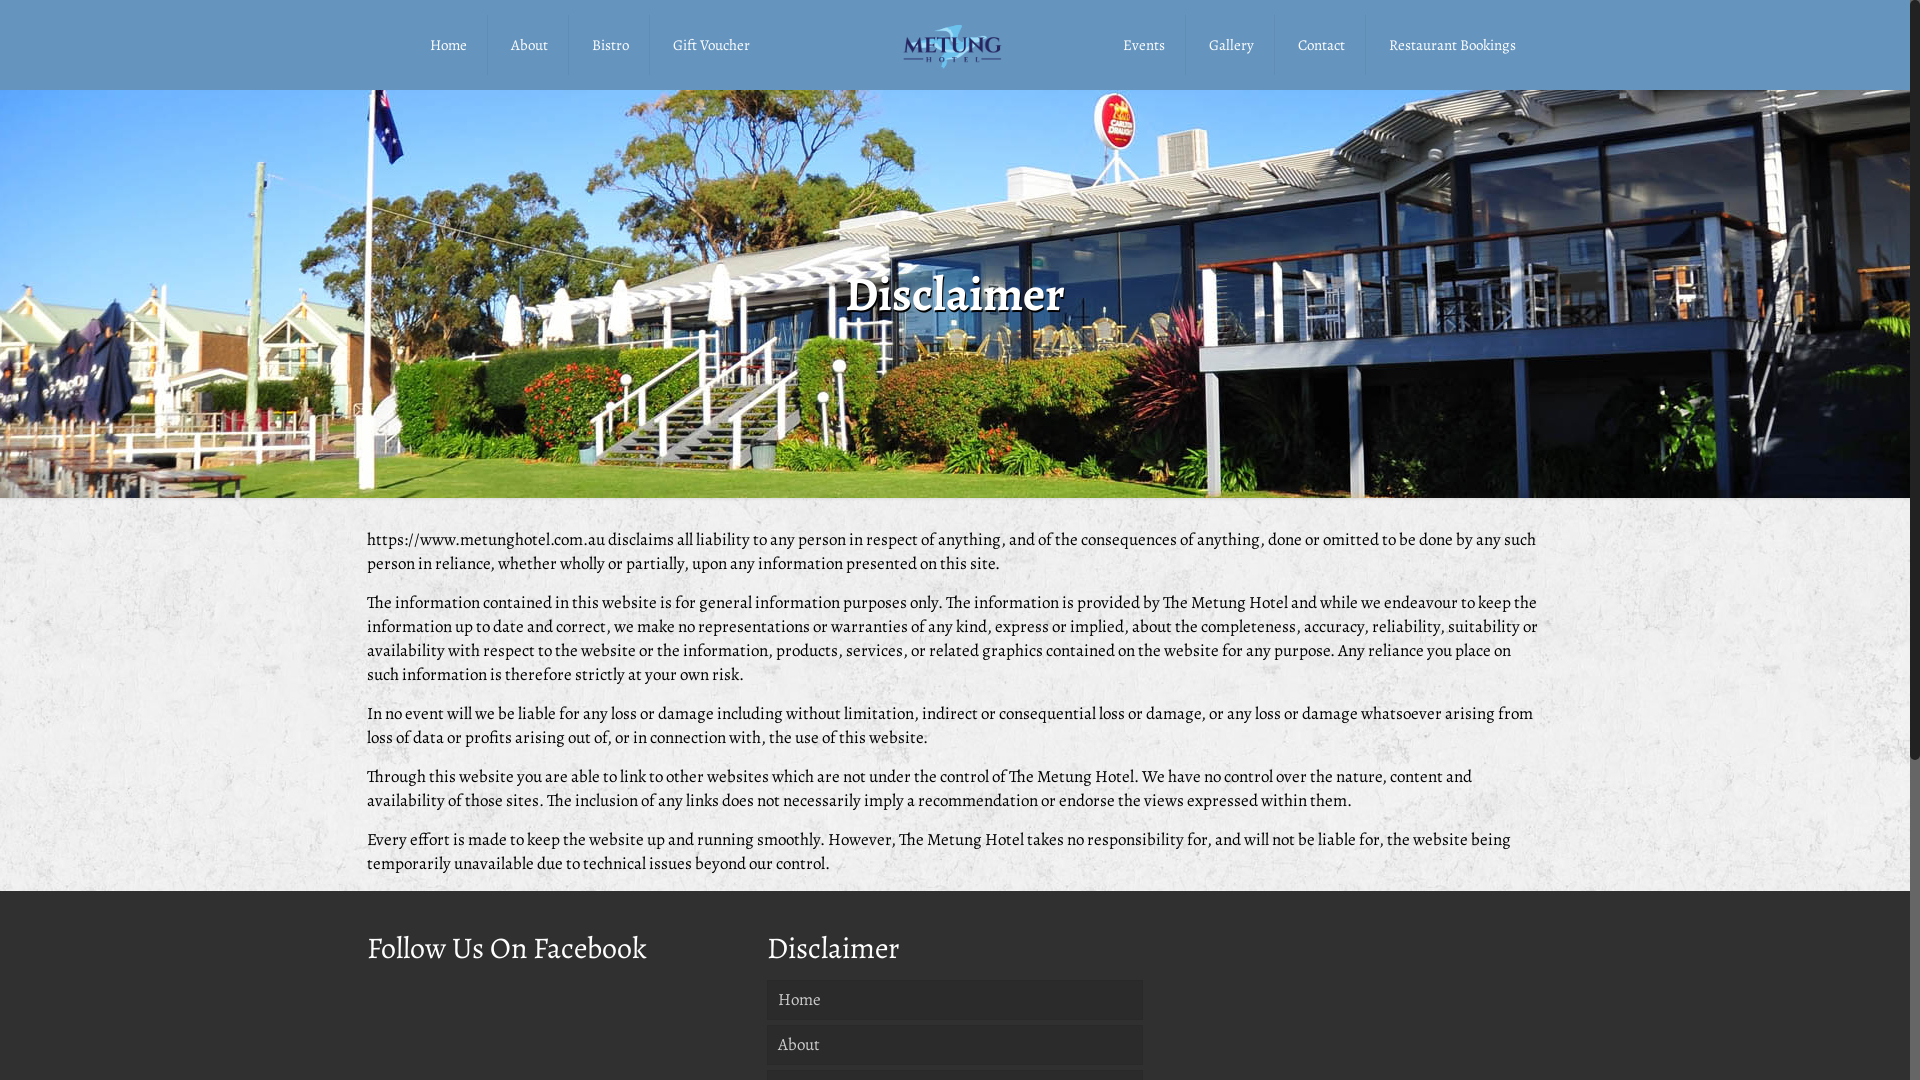 The height and width of the screenshot is (1080, 1920). What do you see at coordinates (1144, 45) in the screenshot?
I see `'Events'` at bounding box center [1144, 45].